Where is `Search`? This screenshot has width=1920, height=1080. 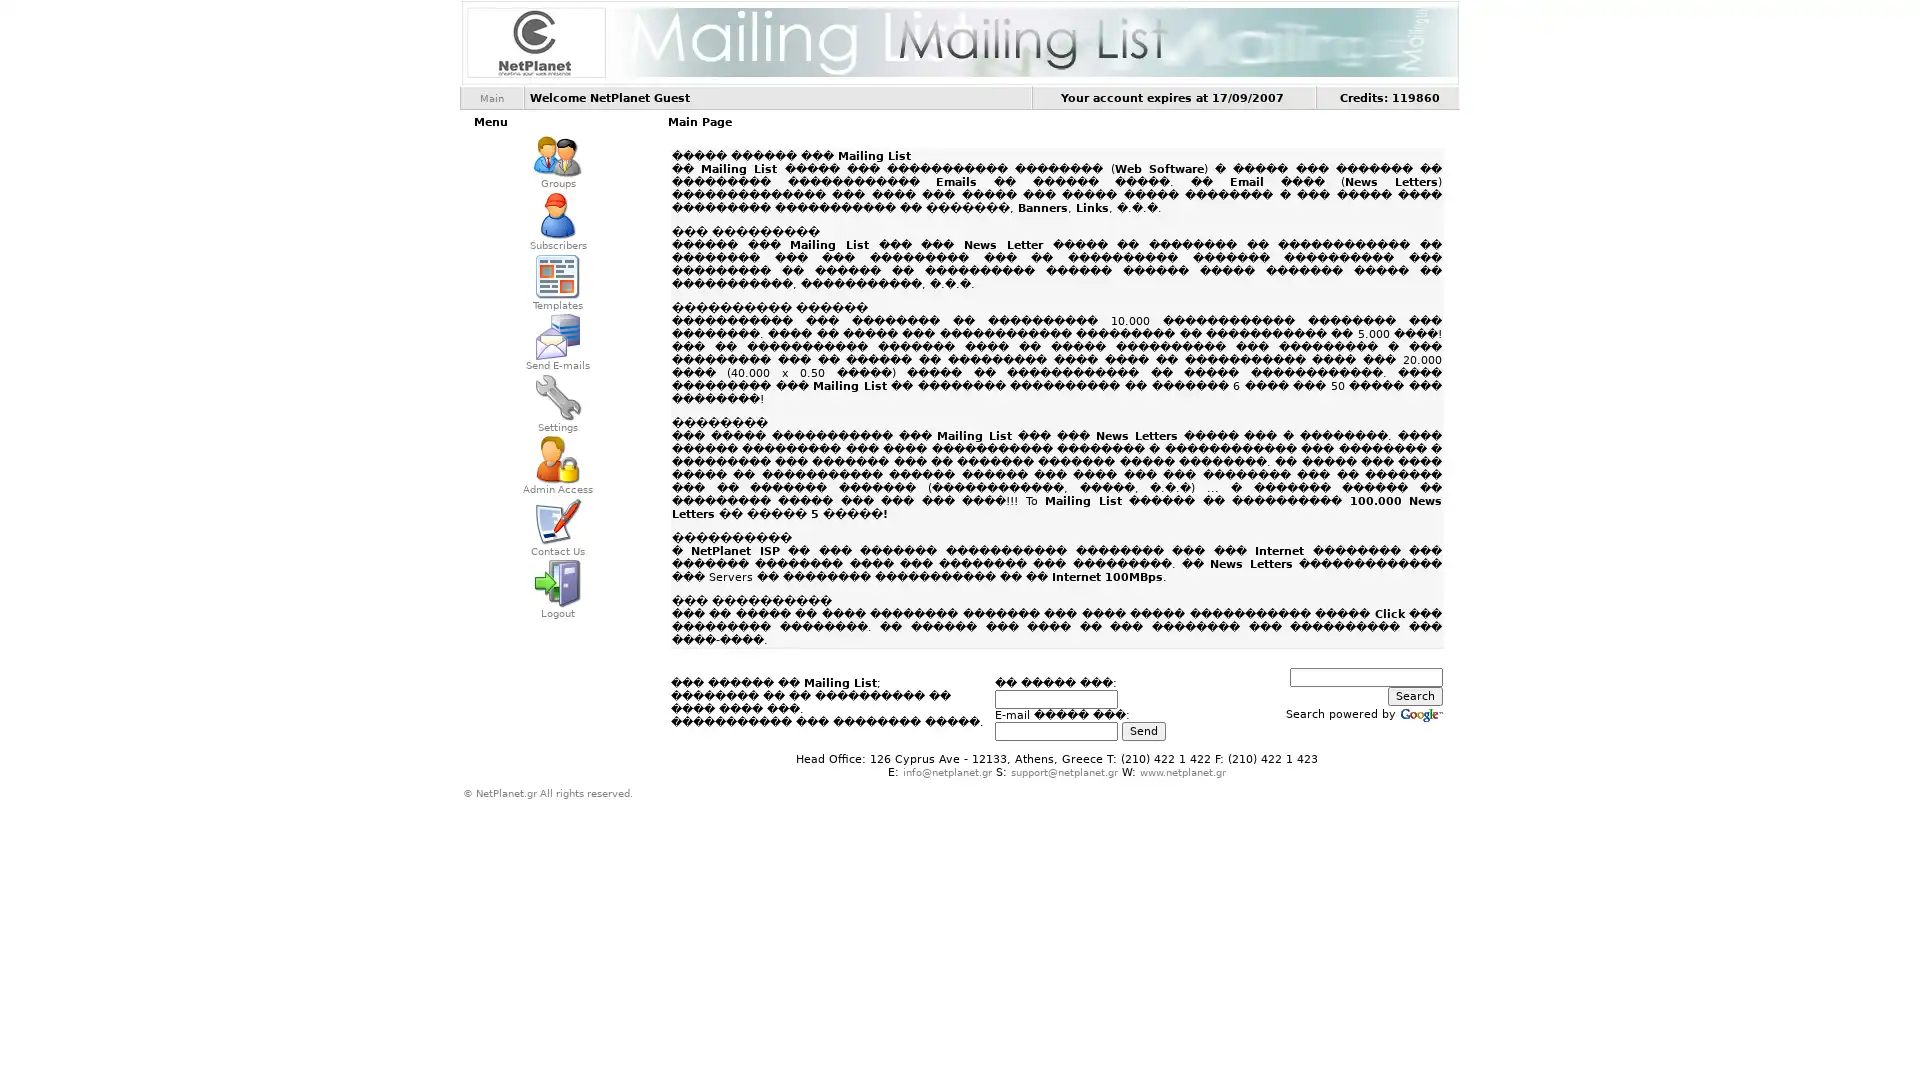 Search is located at coordinates (1414, 695).